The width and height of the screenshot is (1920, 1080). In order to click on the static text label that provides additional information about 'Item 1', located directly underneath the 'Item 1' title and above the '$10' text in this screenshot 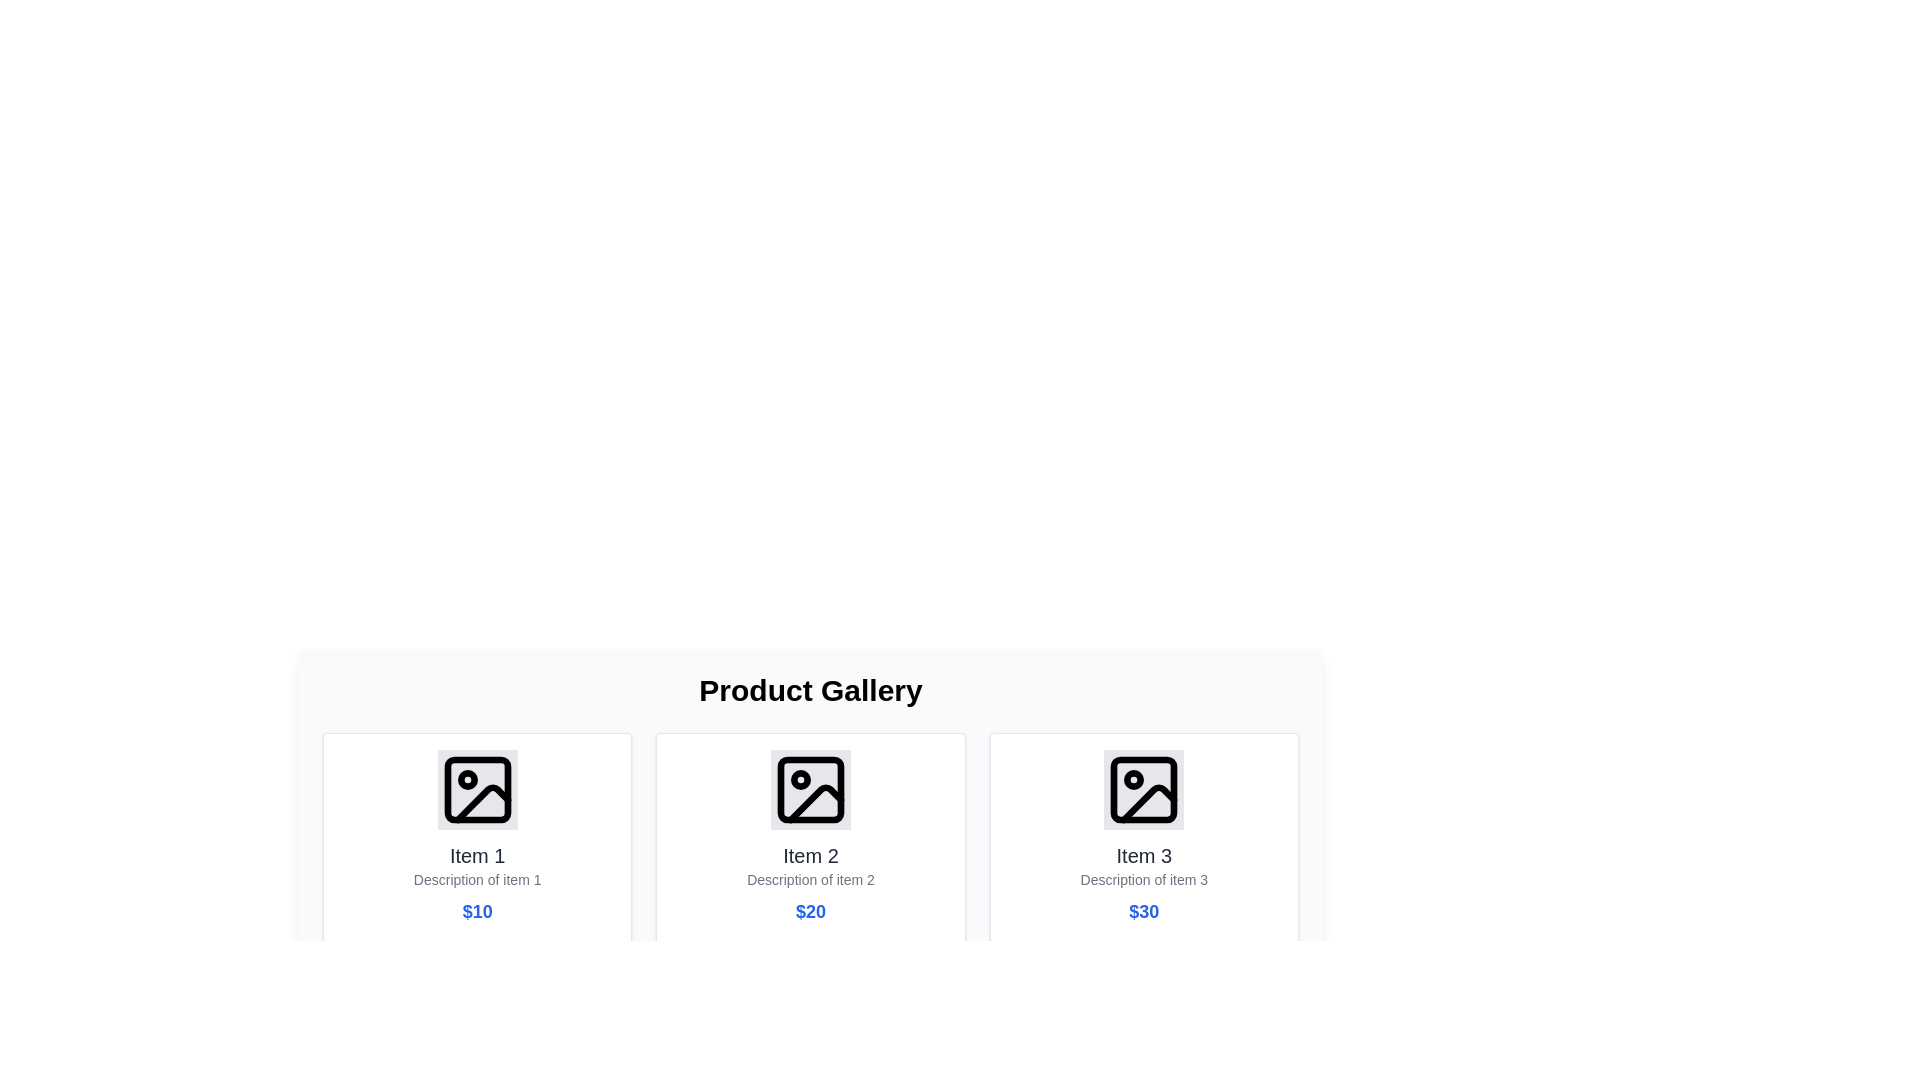, I will do `click(476, 878)`.